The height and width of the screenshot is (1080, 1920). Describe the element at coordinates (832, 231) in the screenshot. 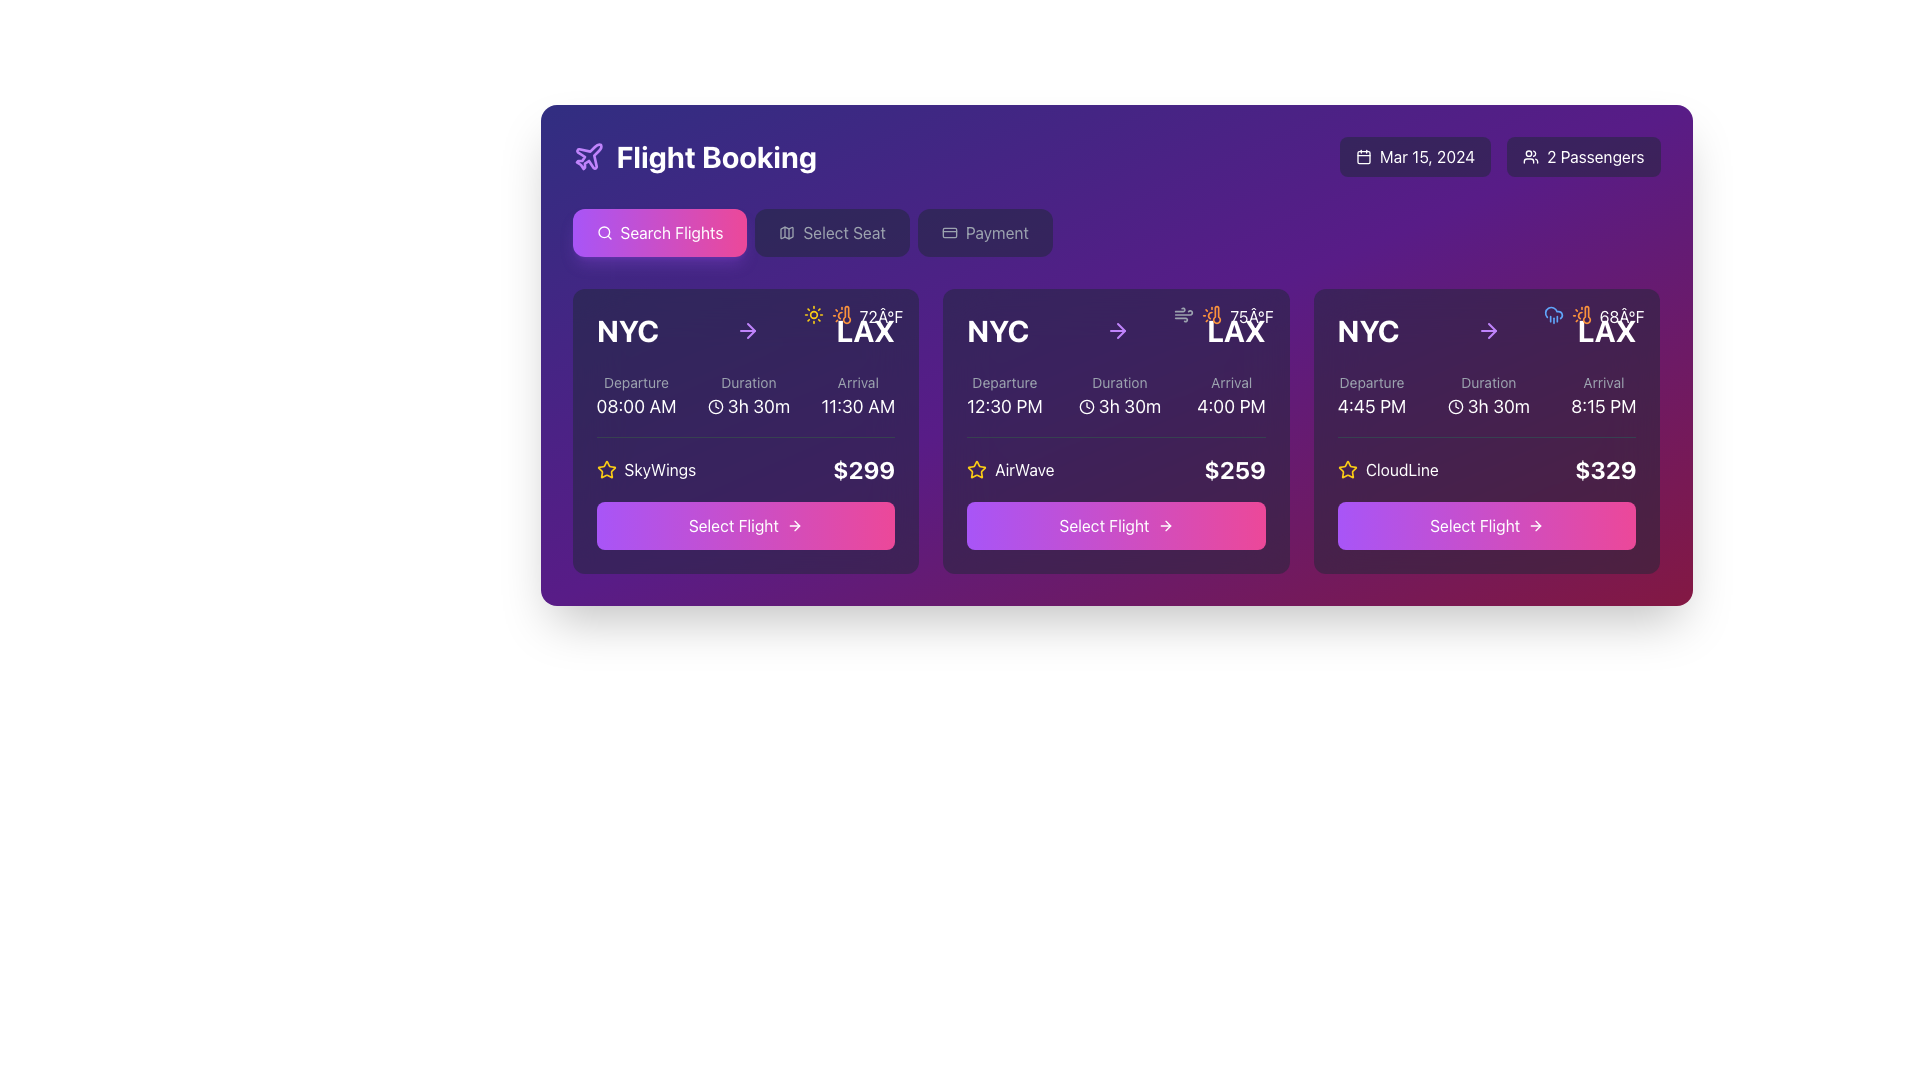

I see `the 'Choose Seat' button located between the 'Search Flights' button and the 'Payment' button in the flight booking section to observe the visual change` at that location.